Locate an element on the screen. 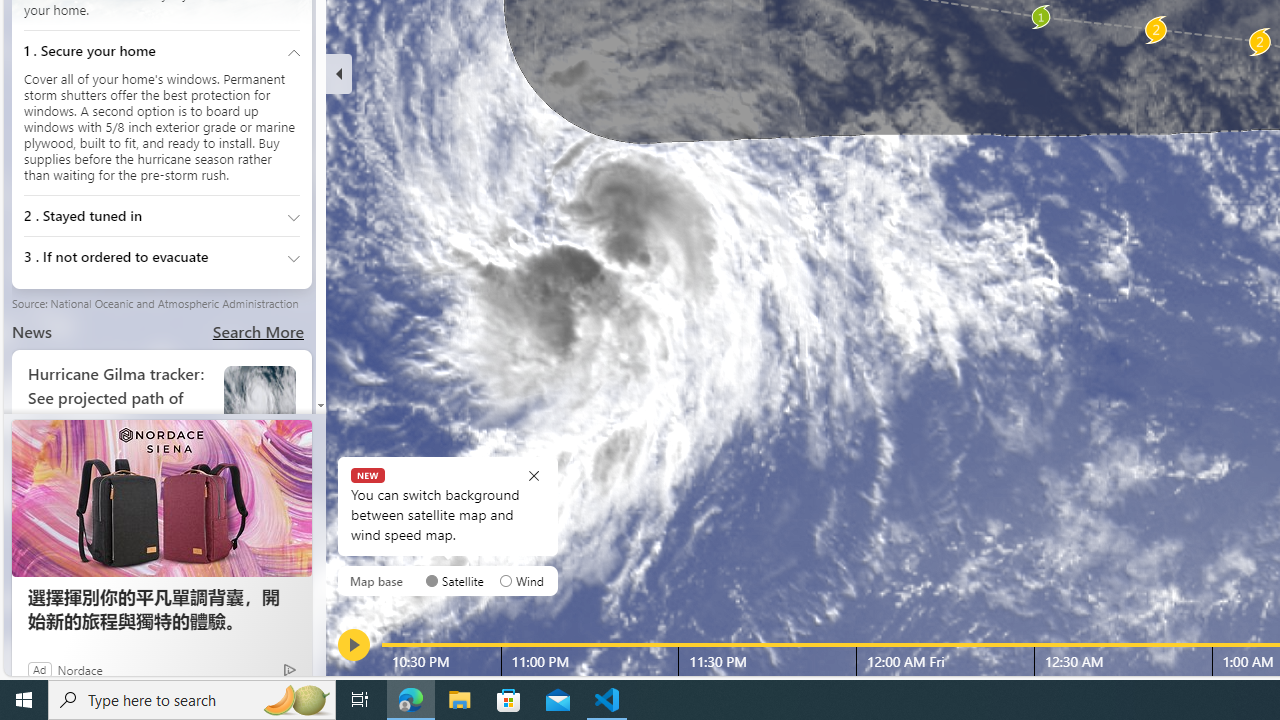  'Class: BubbleMessageCloseIcon-DS-EntryPoint1-1' is located at coordinates (533, 475).